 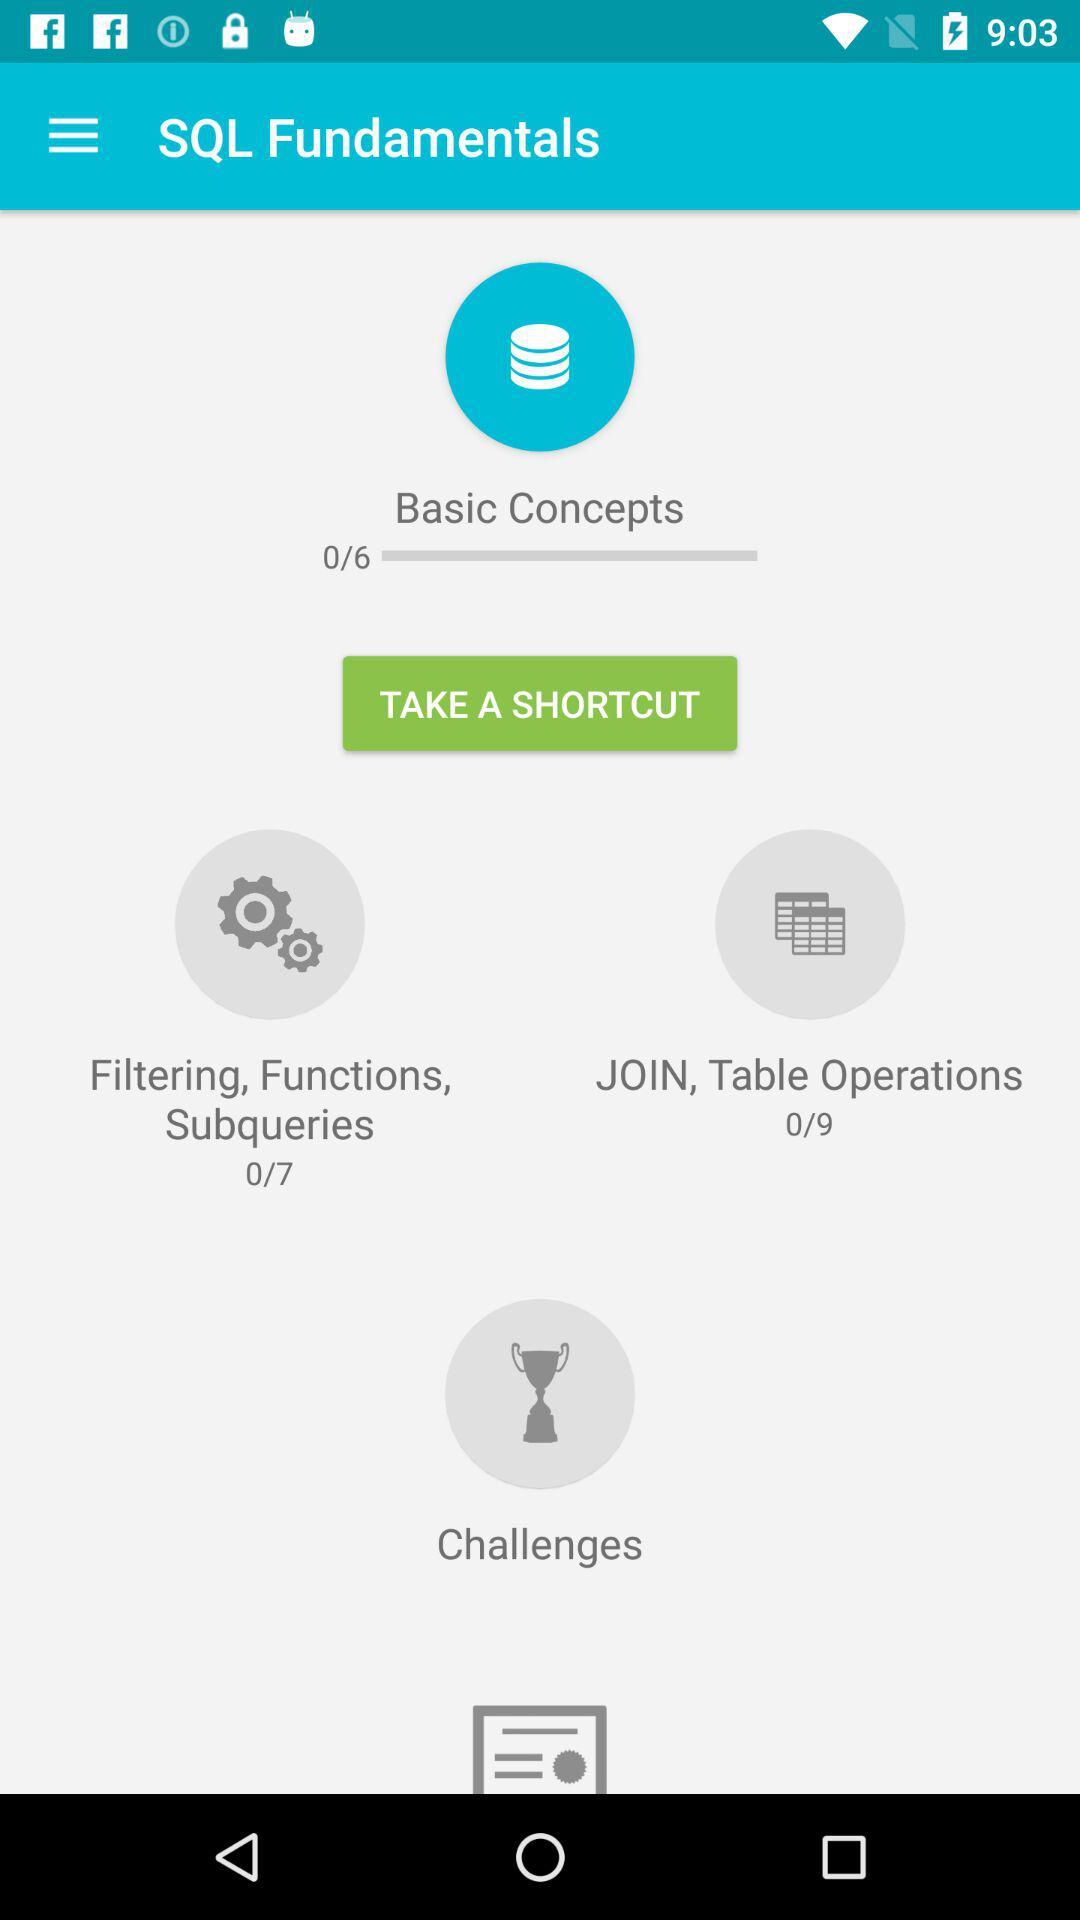 I want to click on item to the left of the sql fundamentals item, so click(x=72, y=135).